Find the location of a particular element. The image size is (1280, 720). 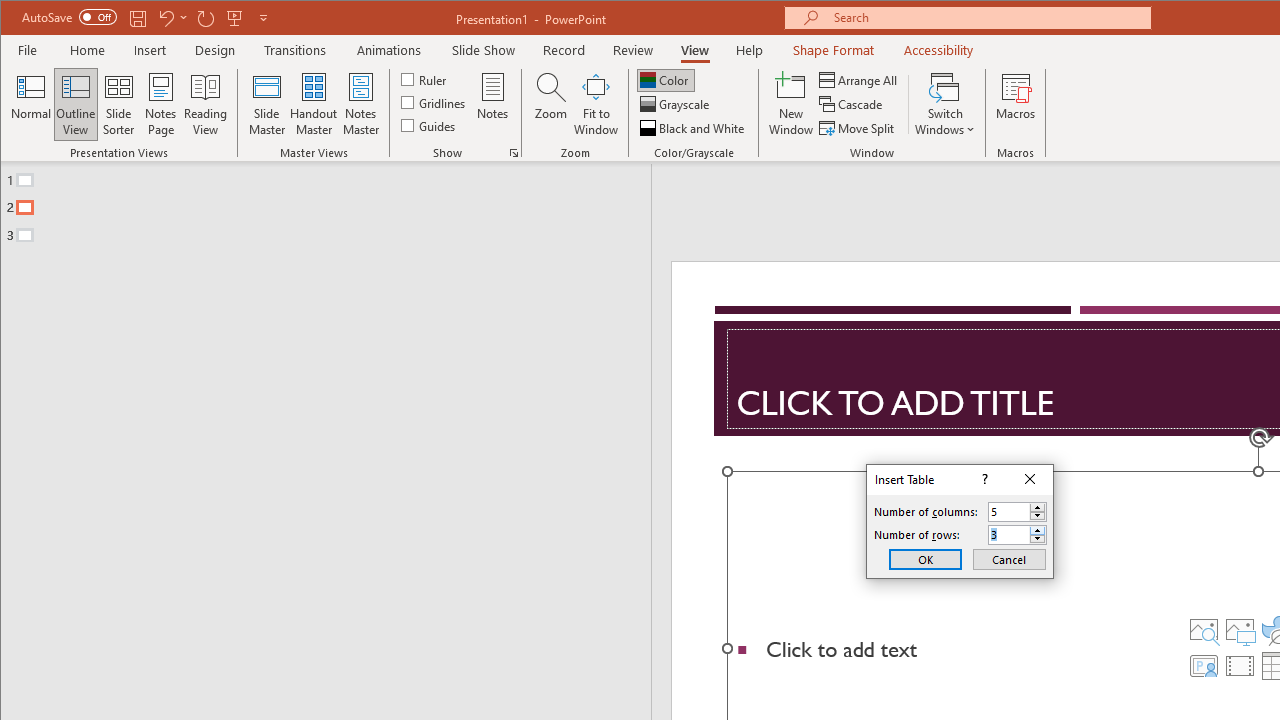

'Cascade' is located at coordinates (853, 104).